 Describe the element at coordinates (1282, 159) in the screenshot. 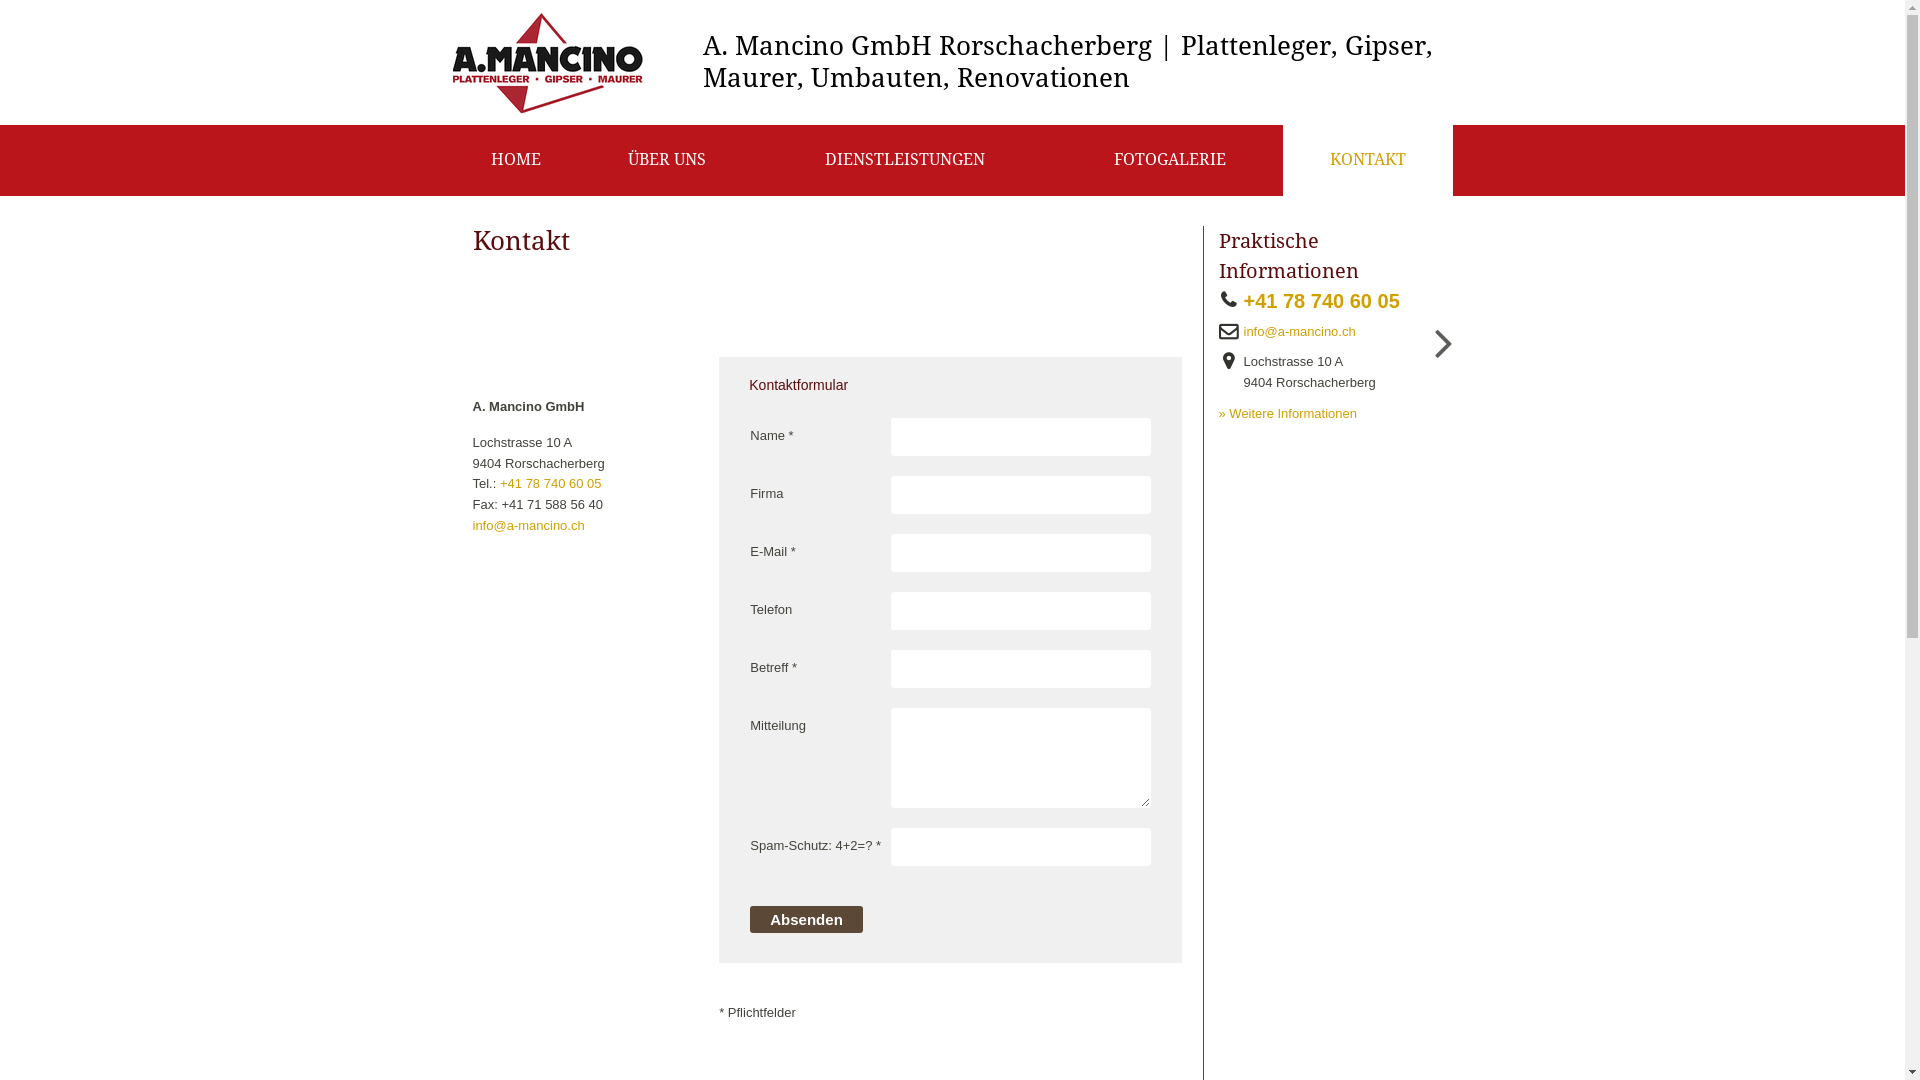

I see `'KONTAKT'` at that location.